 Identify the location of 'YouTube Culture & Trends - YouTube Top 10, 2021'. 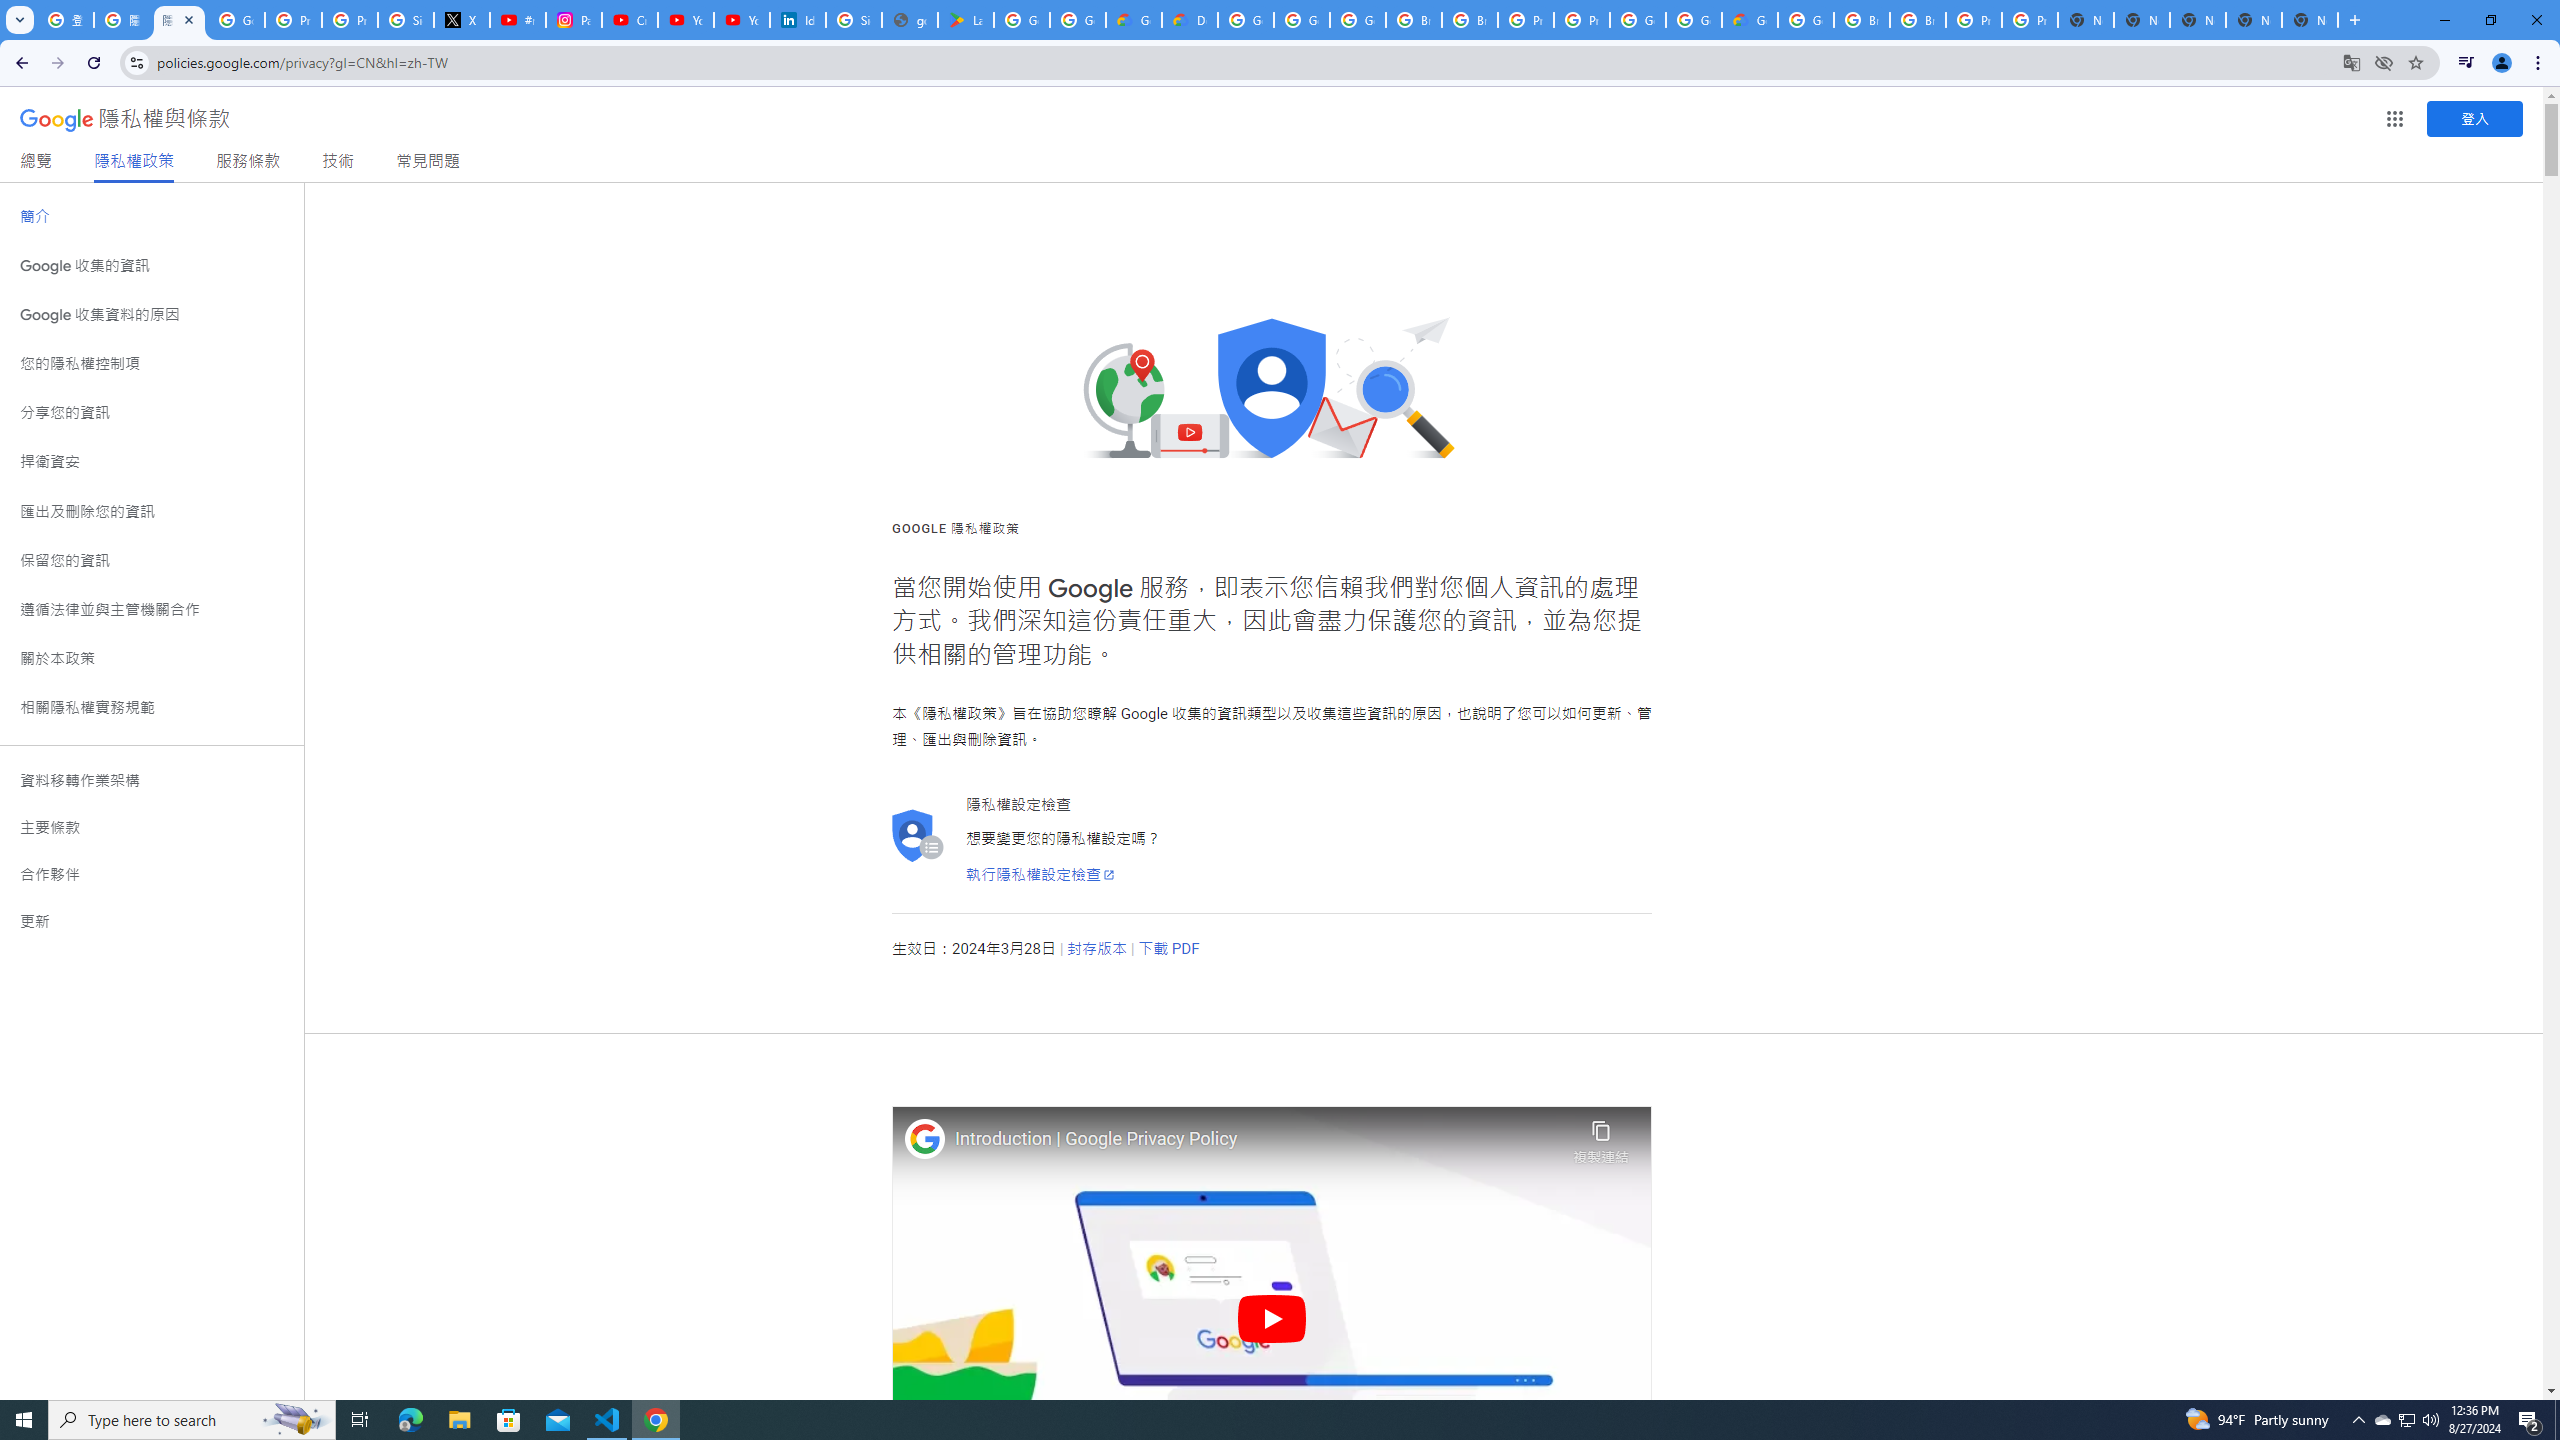
(741, 19).